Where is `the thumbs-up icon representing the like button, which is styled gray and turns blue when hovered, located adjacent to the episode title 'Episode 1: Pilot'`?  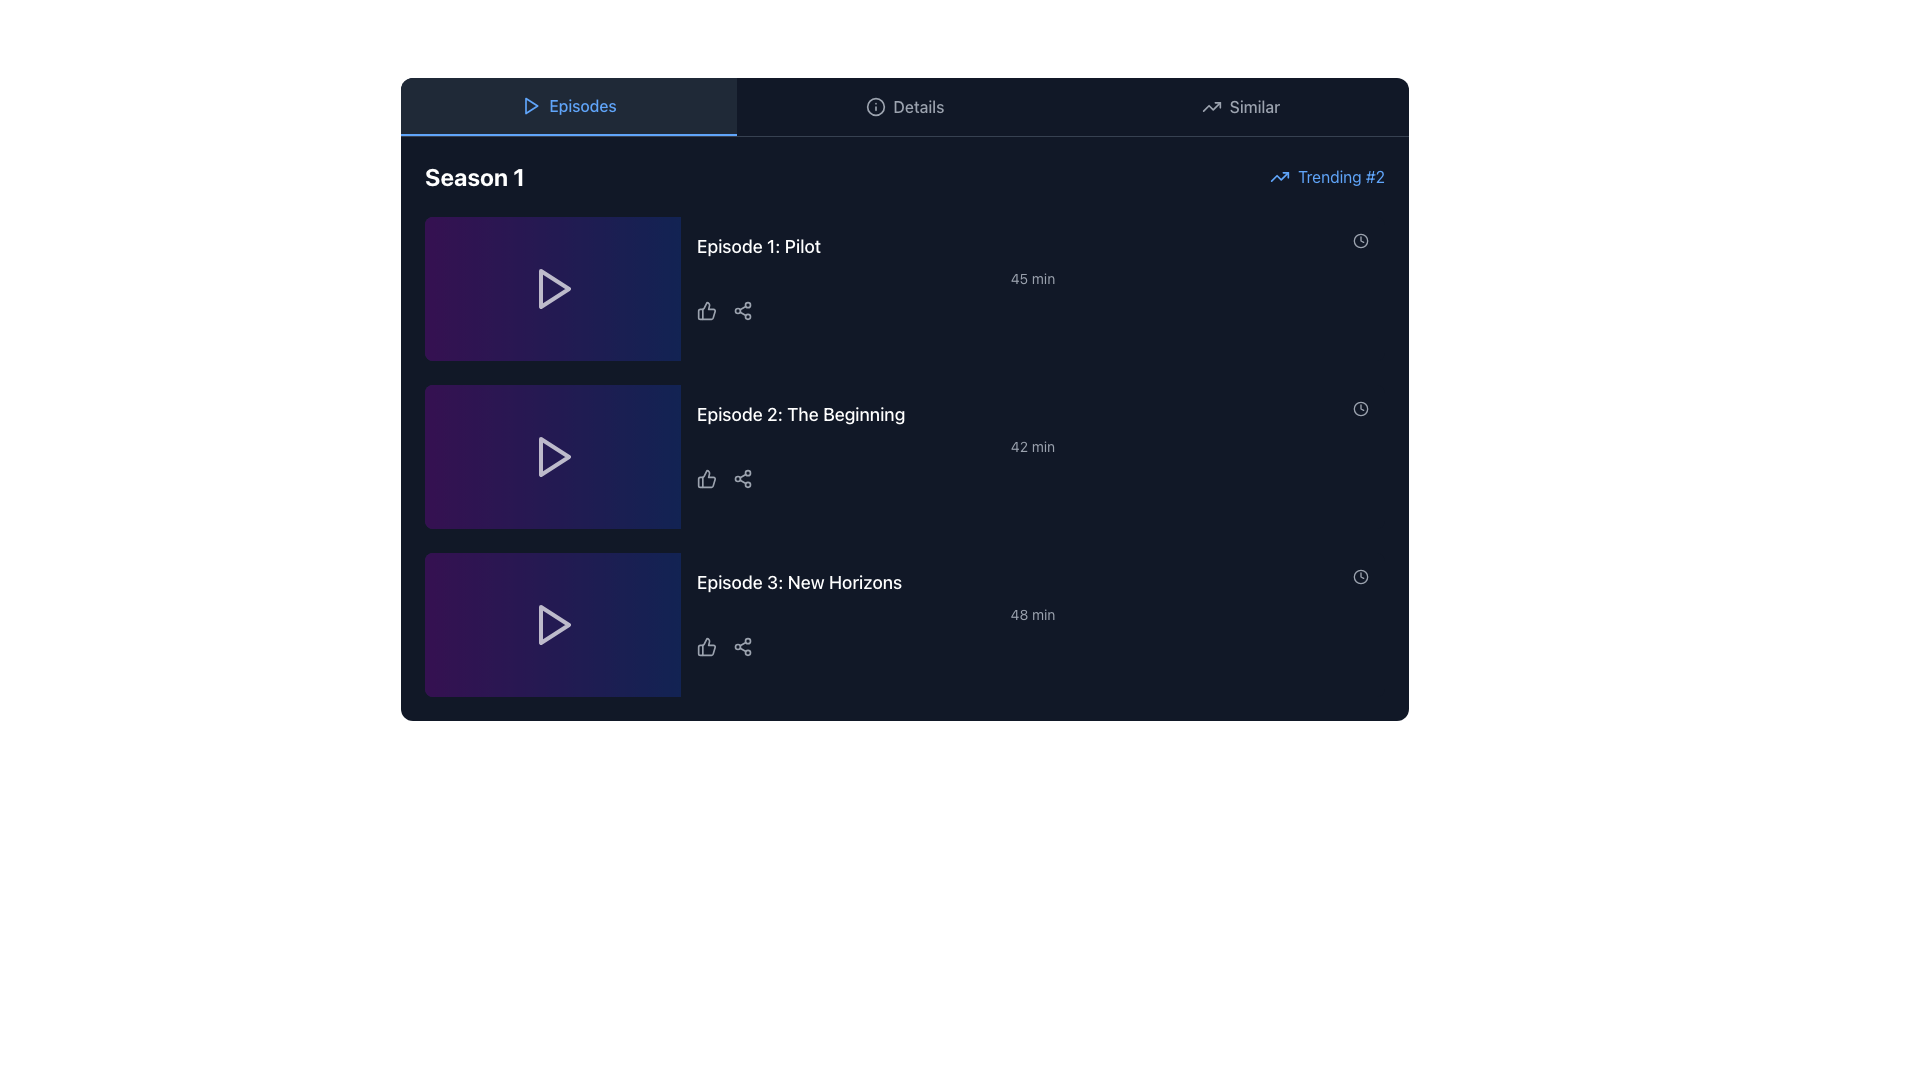 the thumbs-up icon representing the like button, which is styled gray and turns blue when hovered, located adjacent to the episode title 'Episode 1: Pilot' is located at coordinates (706, 311).